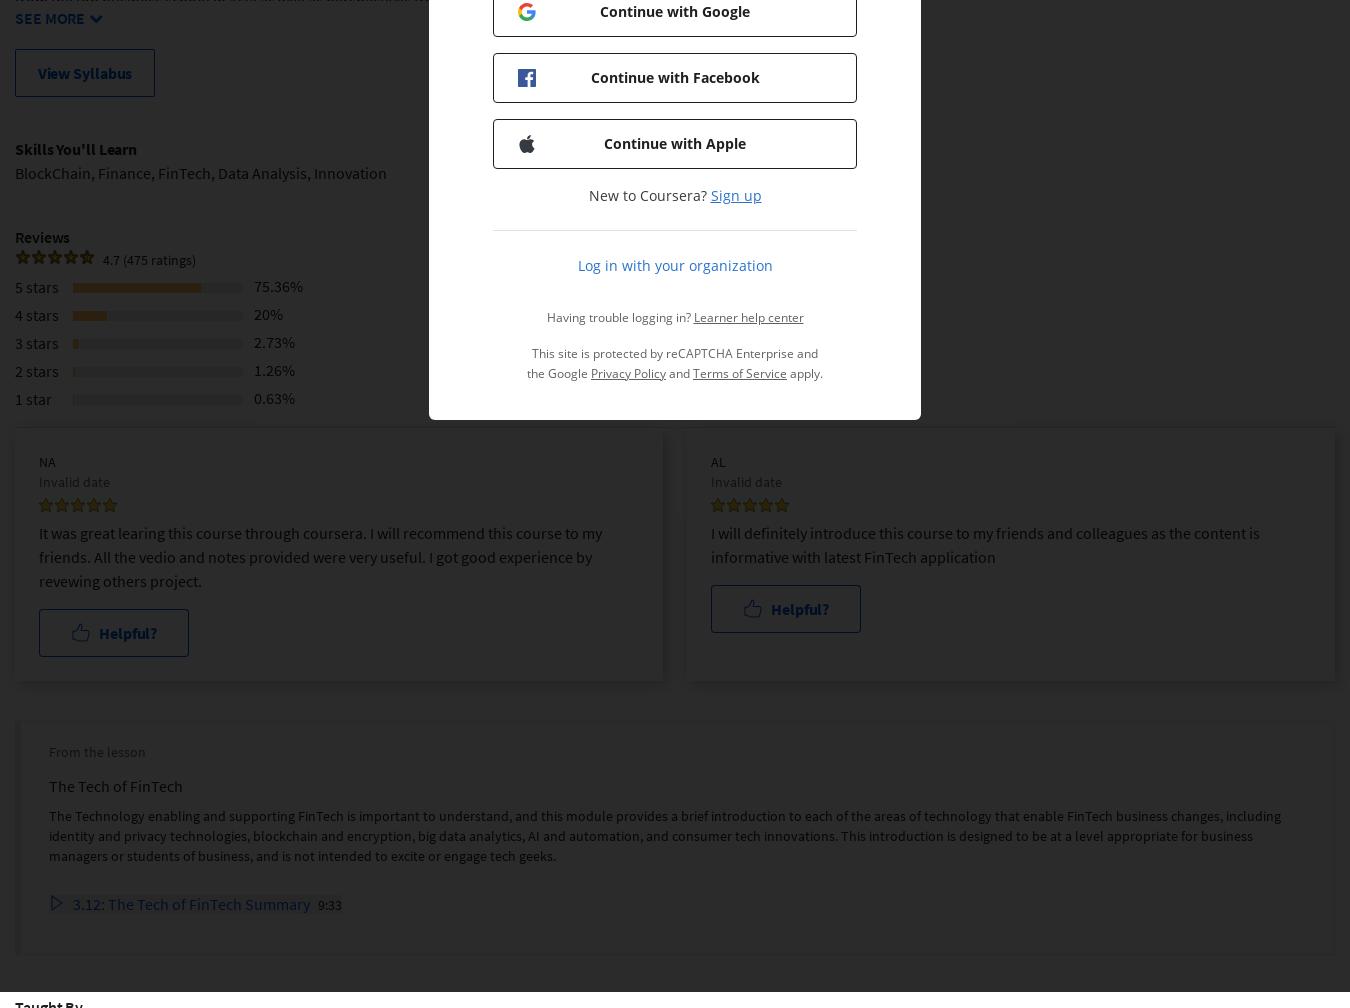 This screenshot has height=1008, width=1350. I want to click on 'and', so click(678, 373).